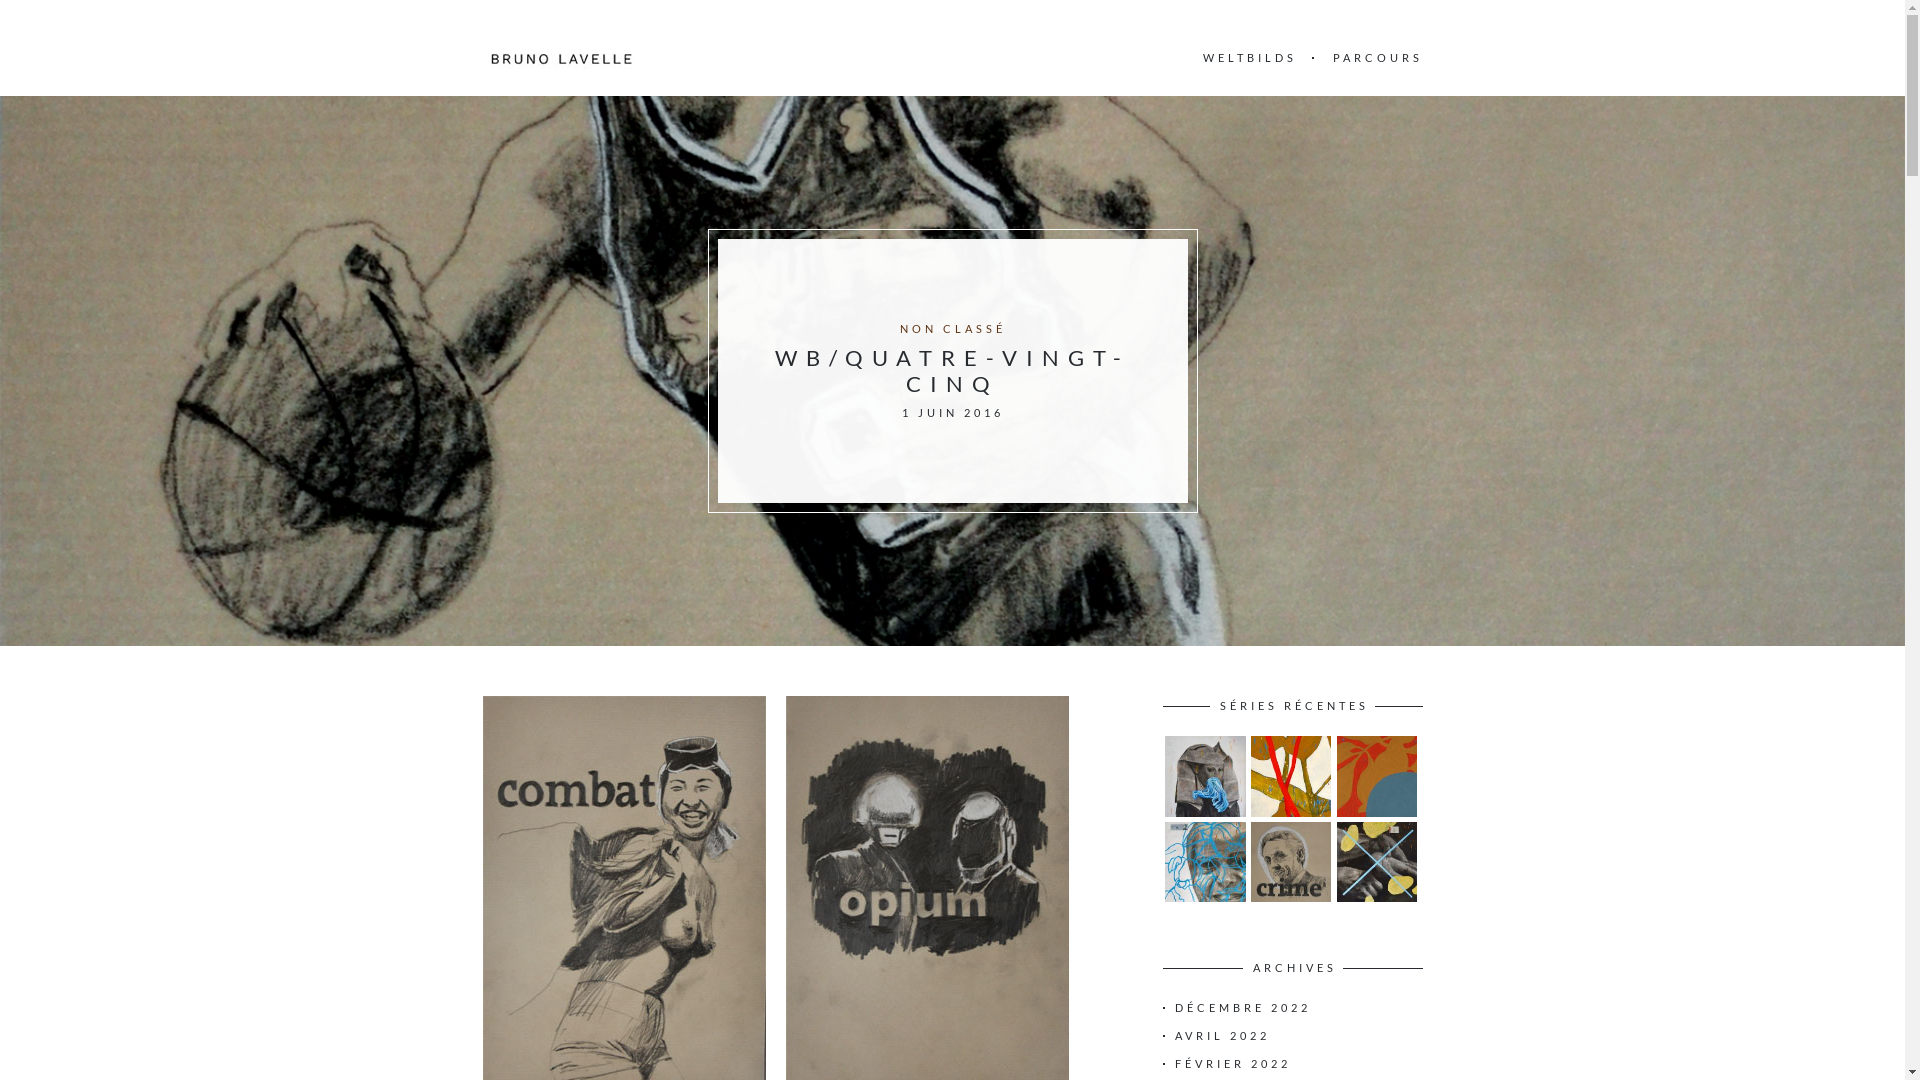 This screenshot has height=1080, width=1920. I want to click on 'WELTBILDS', so click(1247, 56).